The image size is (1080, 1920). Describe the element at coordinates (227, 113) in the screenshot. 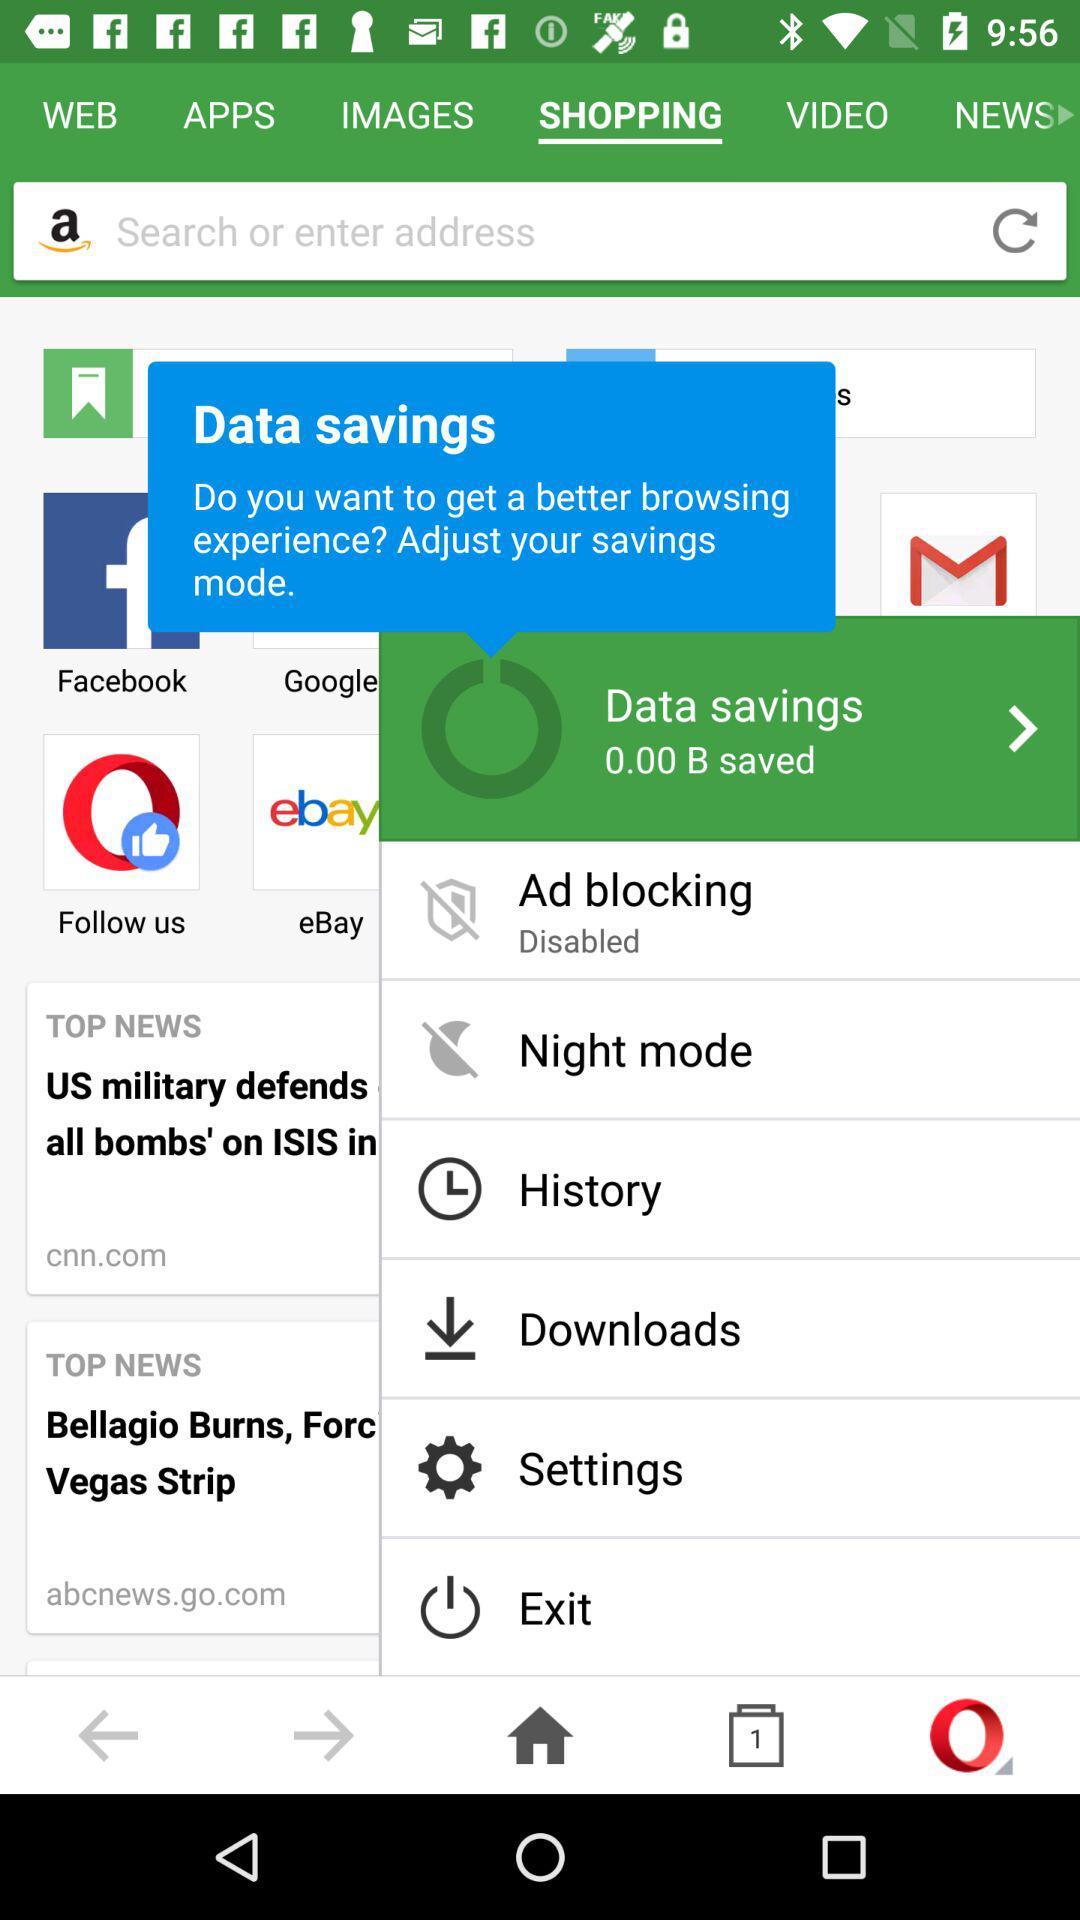

I see `the text right to web at top left of the page` at that location.